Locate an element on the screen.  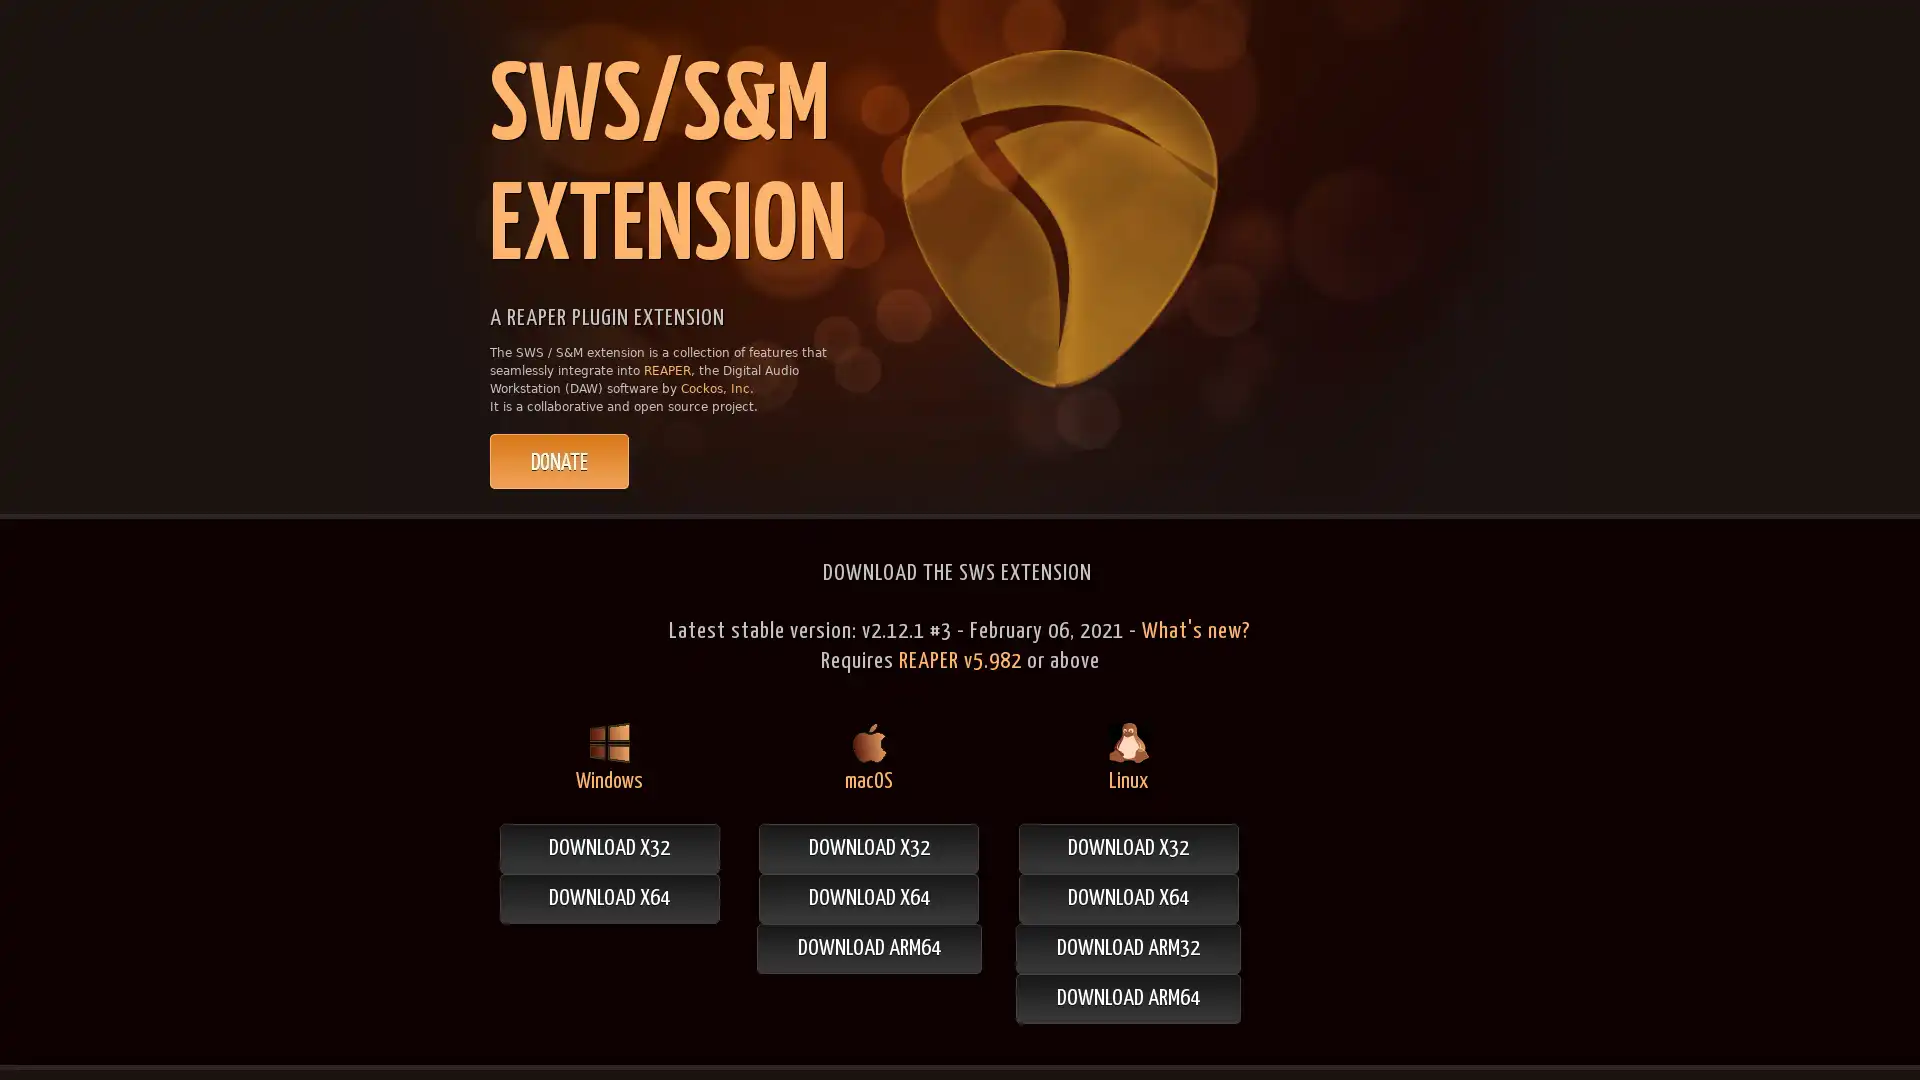
DOWNLOAD ARM32 is located at coordinates (1278, 947).